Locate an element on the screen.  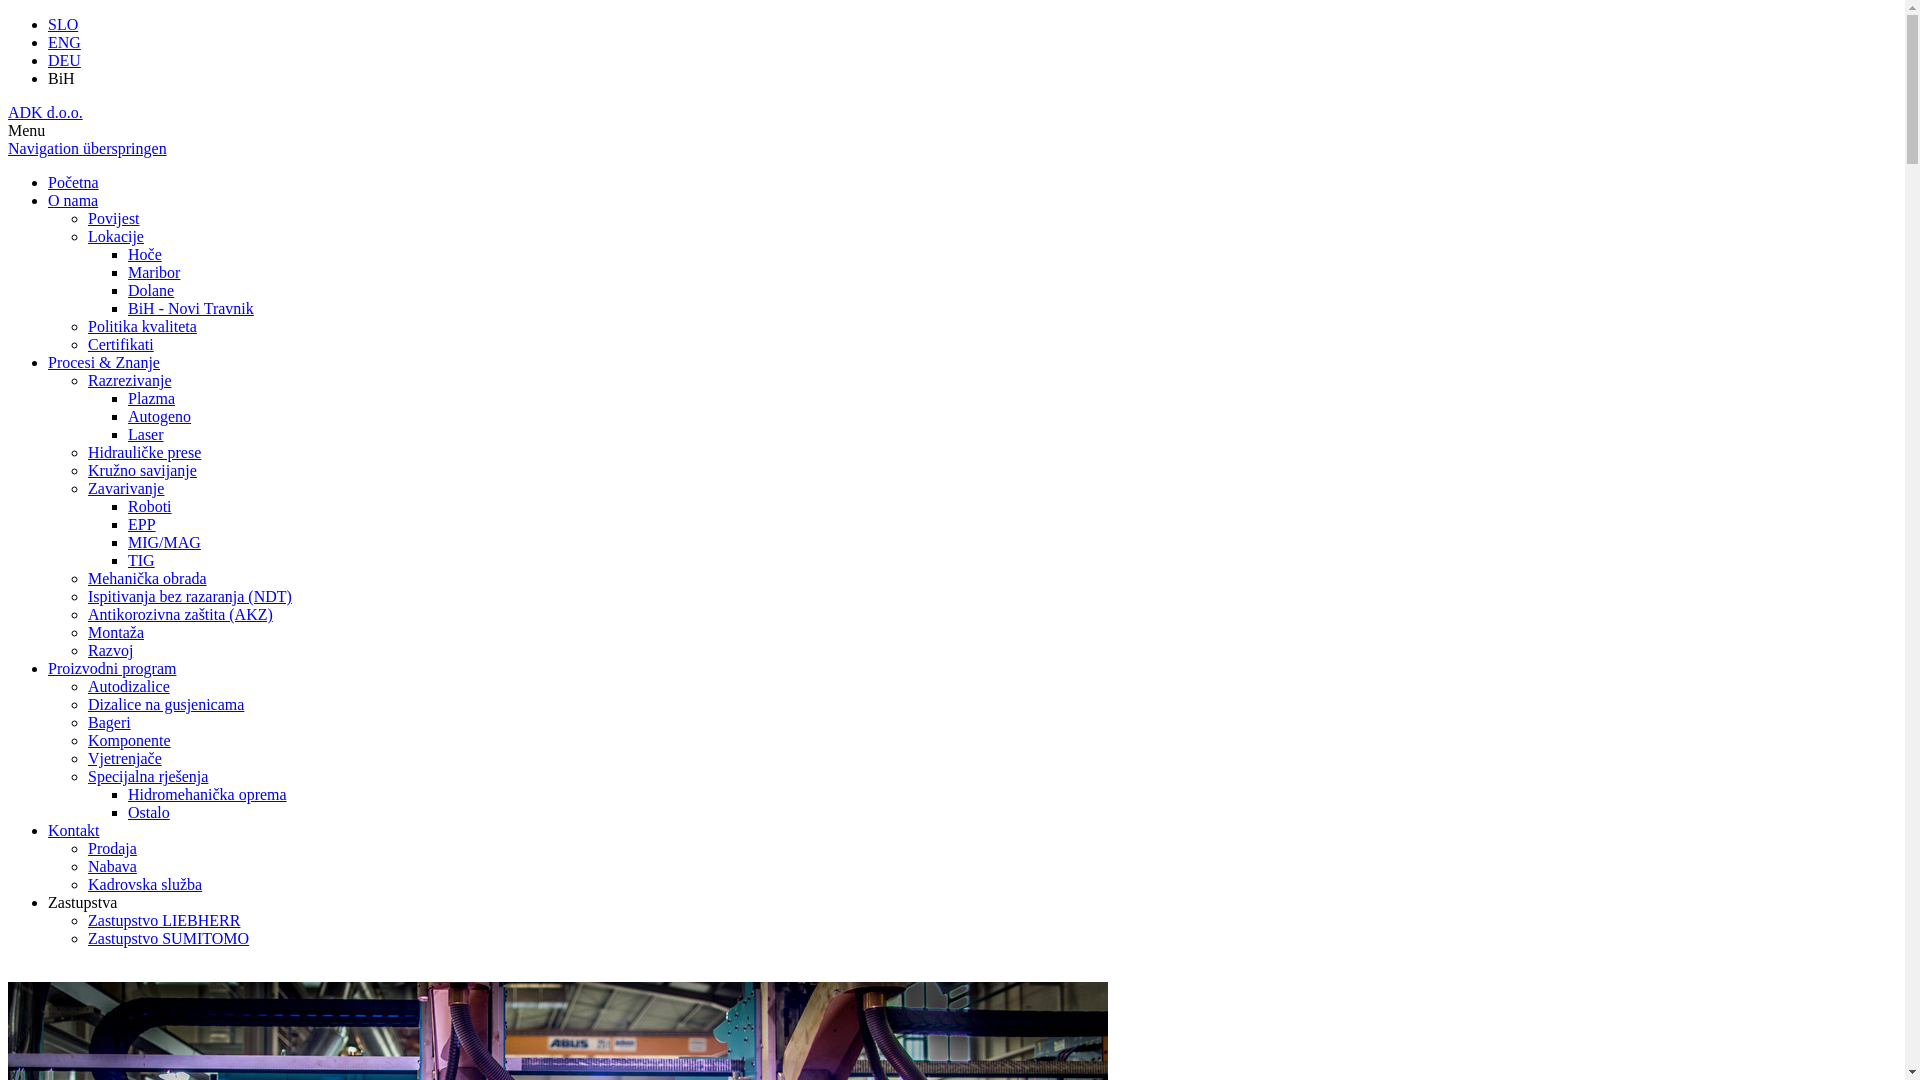
'Procesi & Znanje' is located at coordinates (48, 362).